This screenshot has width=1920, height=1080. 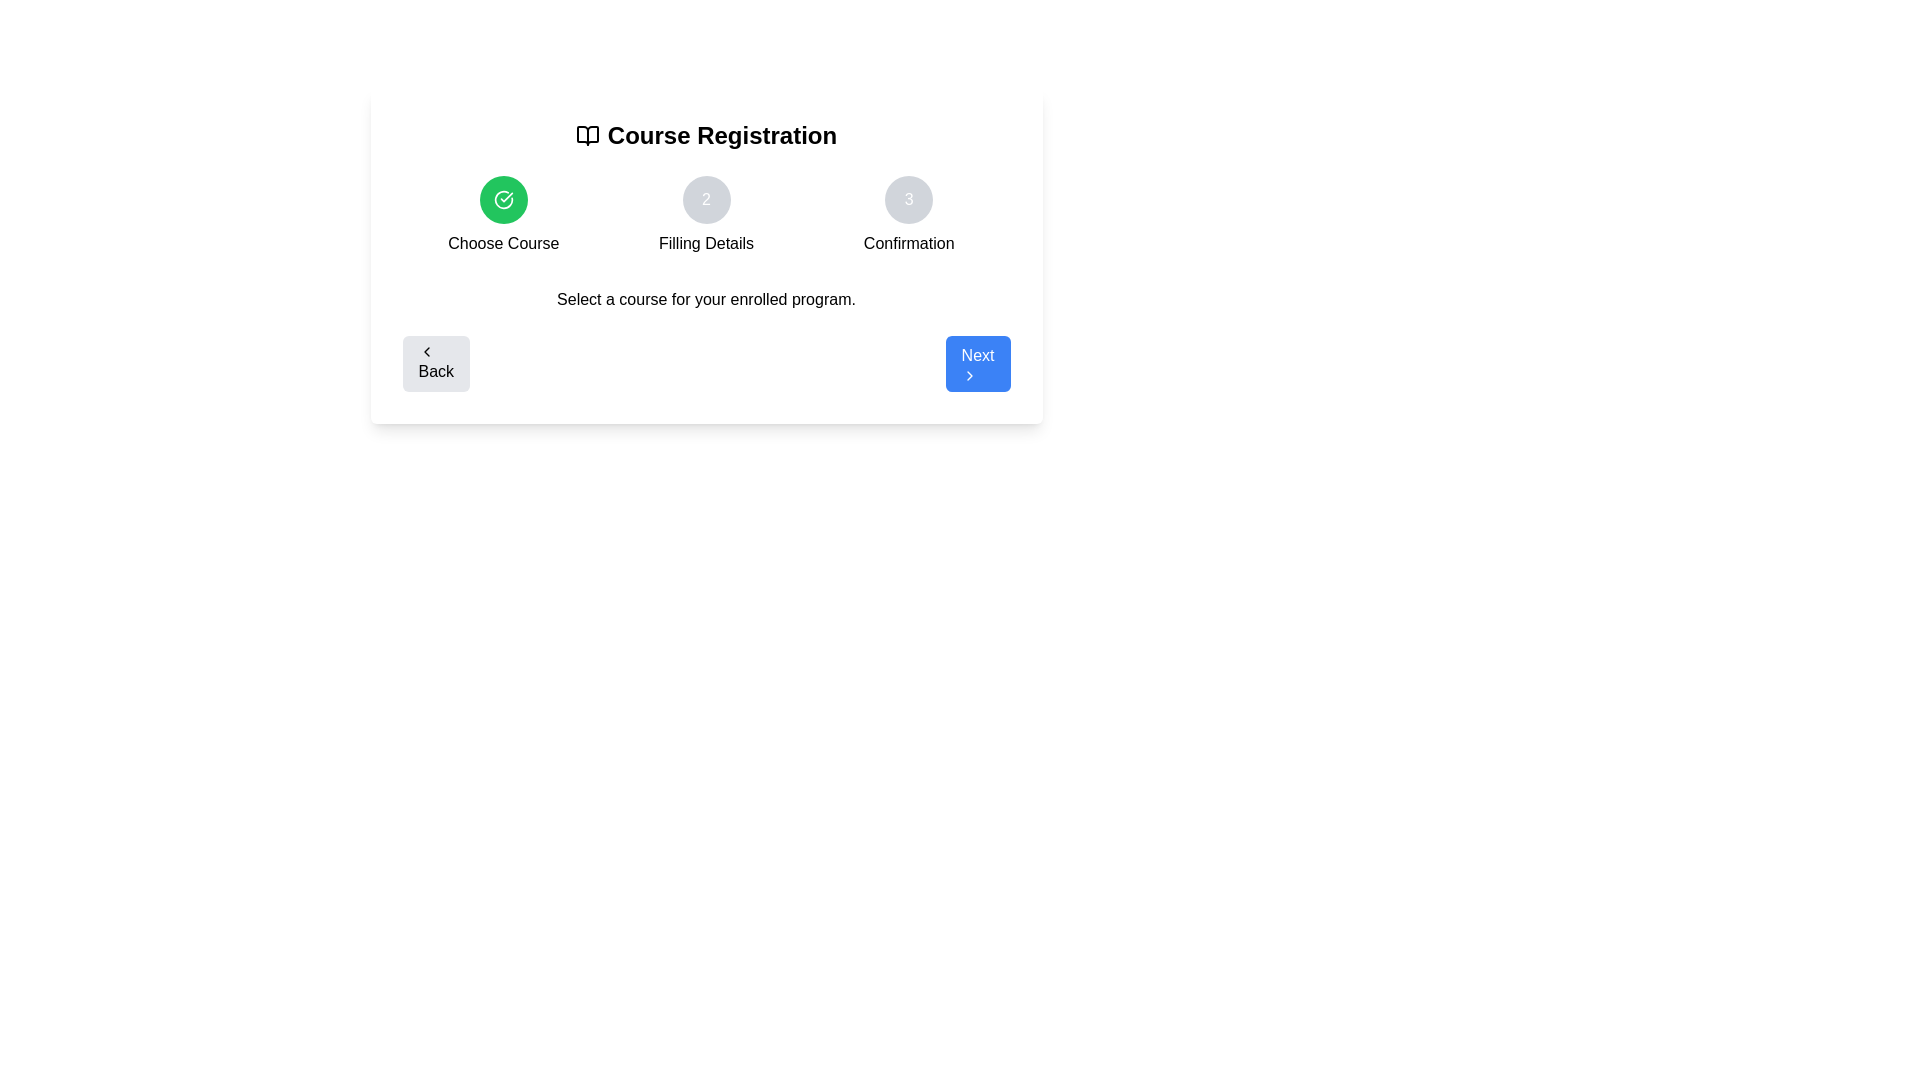 I want to click on the text label that displays 'Filling Details', which is positioned below the circular numerical indicator labeled '2', so click(x=706, y=242).